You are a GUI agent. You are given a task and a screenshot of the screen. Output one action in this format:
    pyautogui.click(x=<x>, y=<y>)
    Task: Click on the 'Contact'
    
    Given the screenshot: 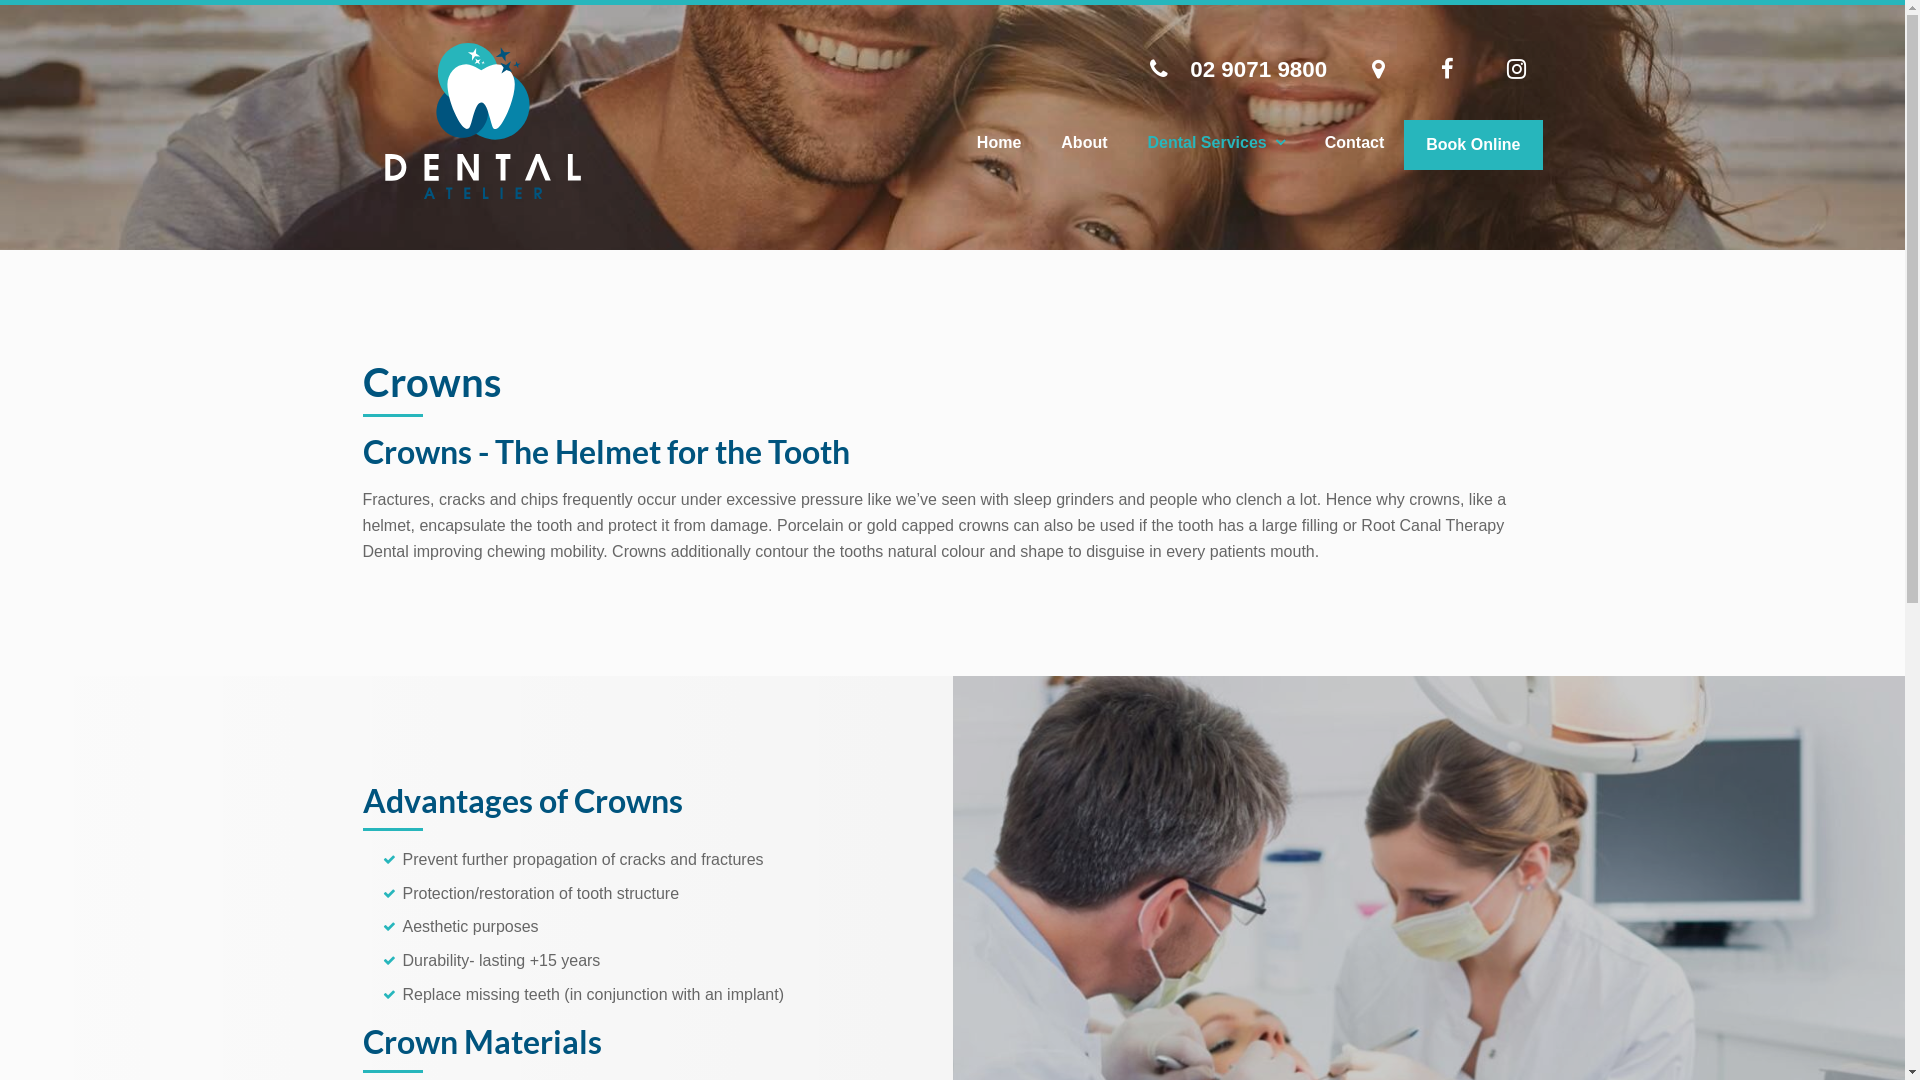 What is the action you would take?
    pyautogui.click(x=1354, y=141)
    